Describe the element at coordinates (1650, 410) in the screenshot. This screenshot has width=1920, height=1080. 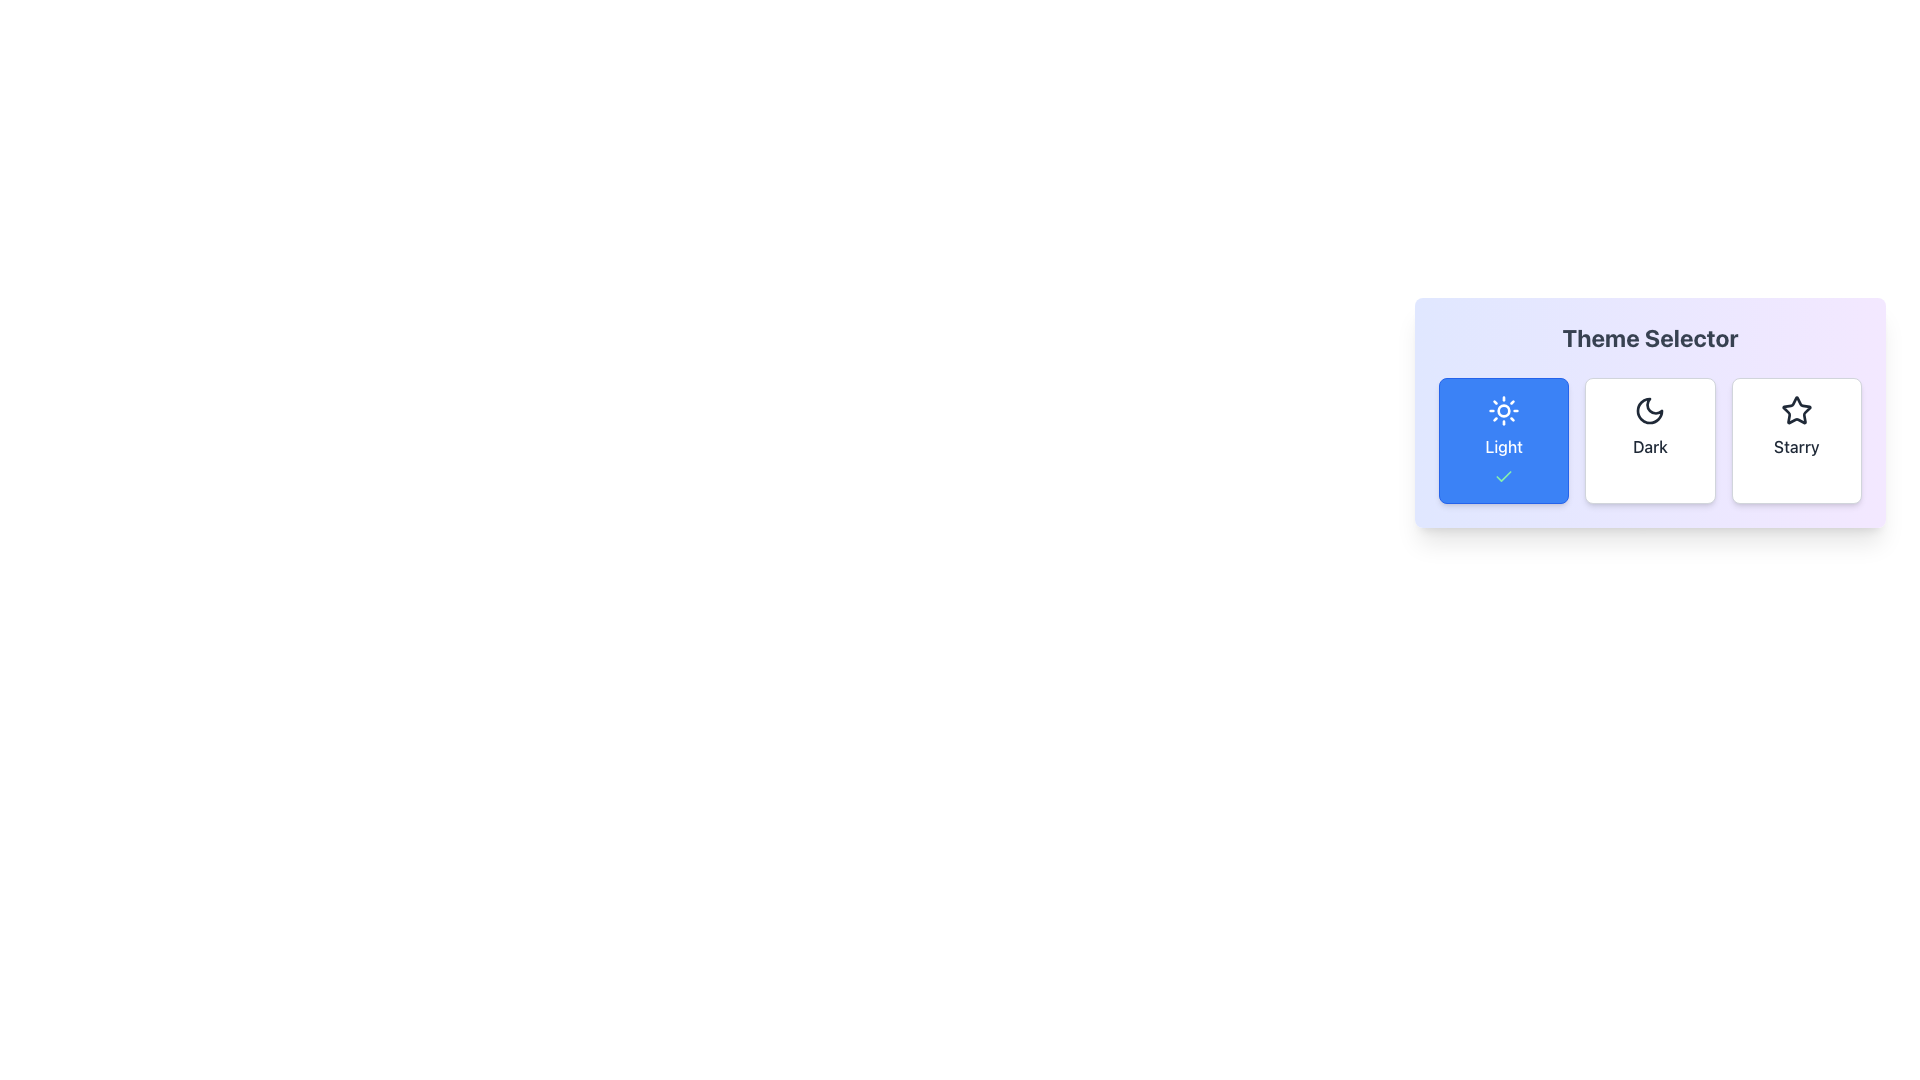
I see `the crescent moon icon within the 'Theme Selector'` at that location.